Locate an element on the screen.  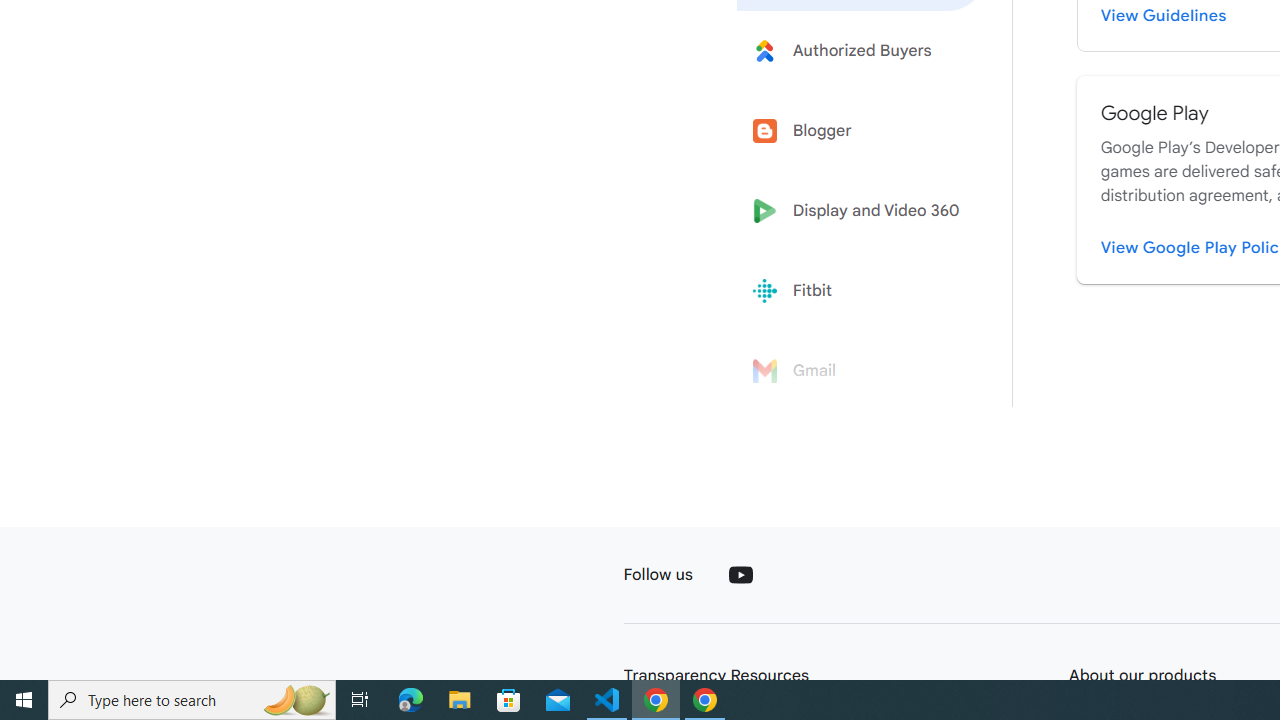
'Gmail' is located at coordinates (862, 371).